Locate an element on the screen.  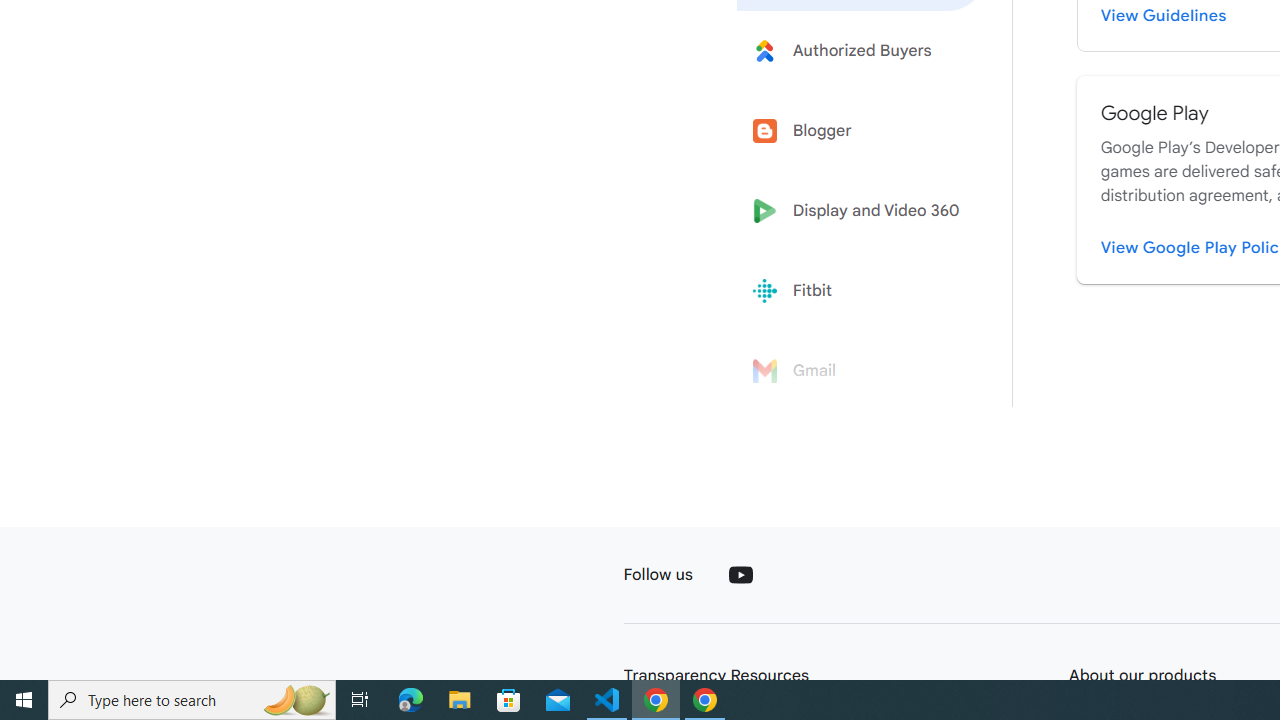
'Gmail' is located at coordinates (862, 371).